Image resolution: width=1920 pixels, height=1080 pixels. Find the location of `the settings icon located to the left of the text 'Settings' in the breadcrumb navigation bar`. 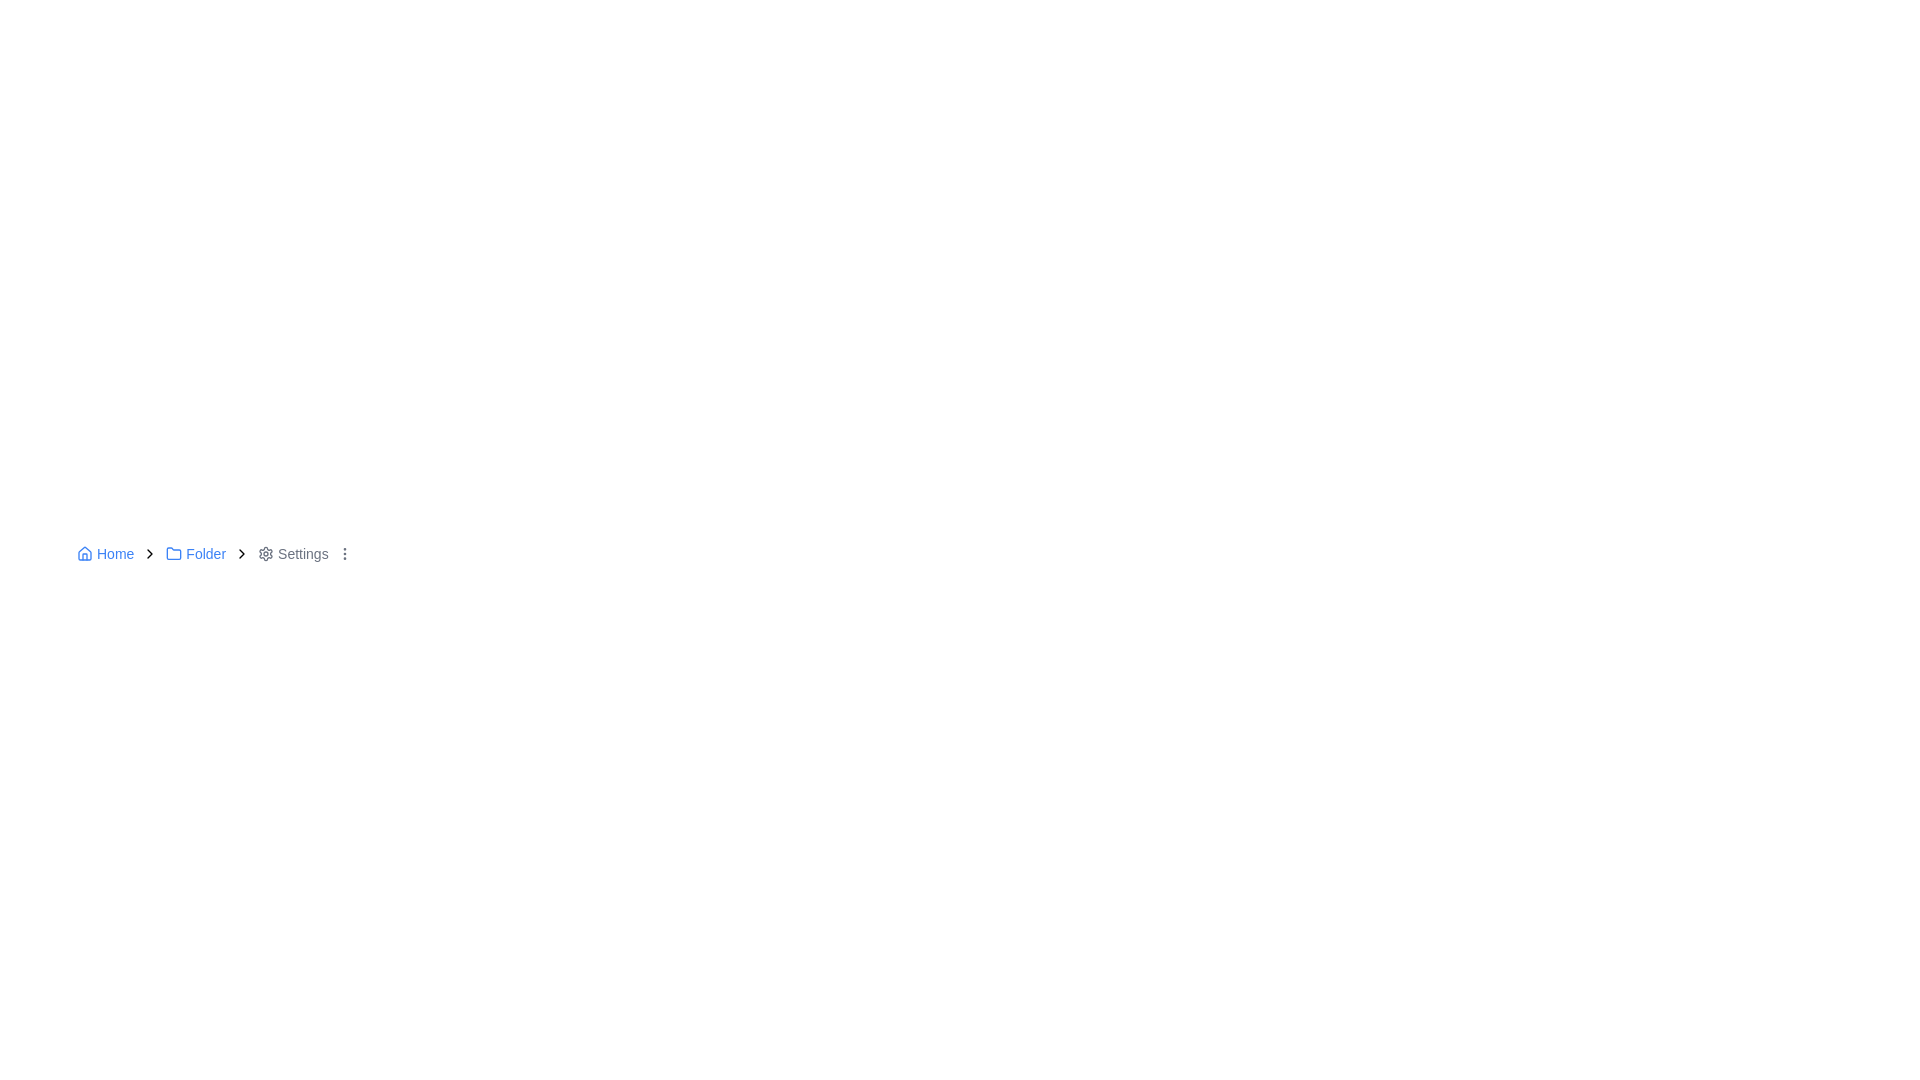

the settings icon located to the left of the text 'Settings' in the breadcrumb navigation bar is located at coordinates (264, 554).